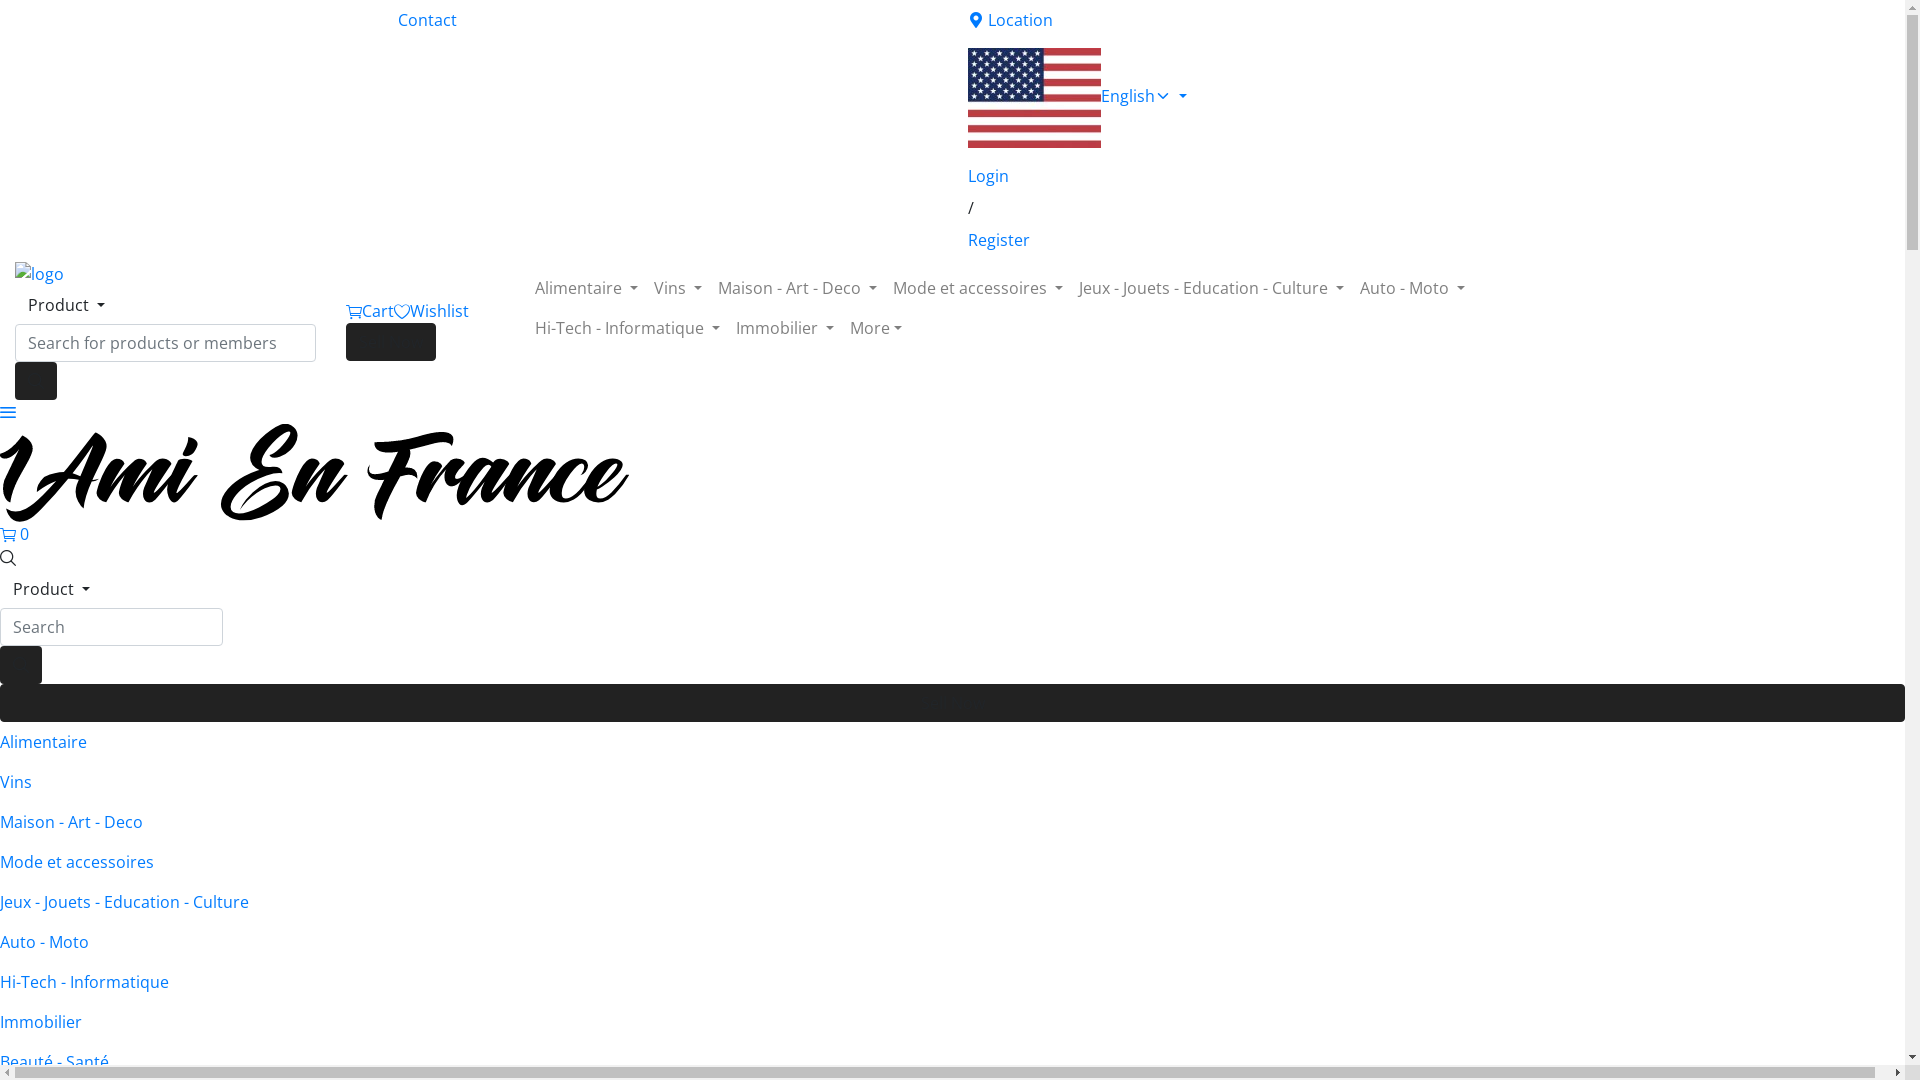 The image size is (1920, 1080). Describe the element at coordinates (1411, 288) in the screenshot. I see `'Auto - Moto'` at that location.